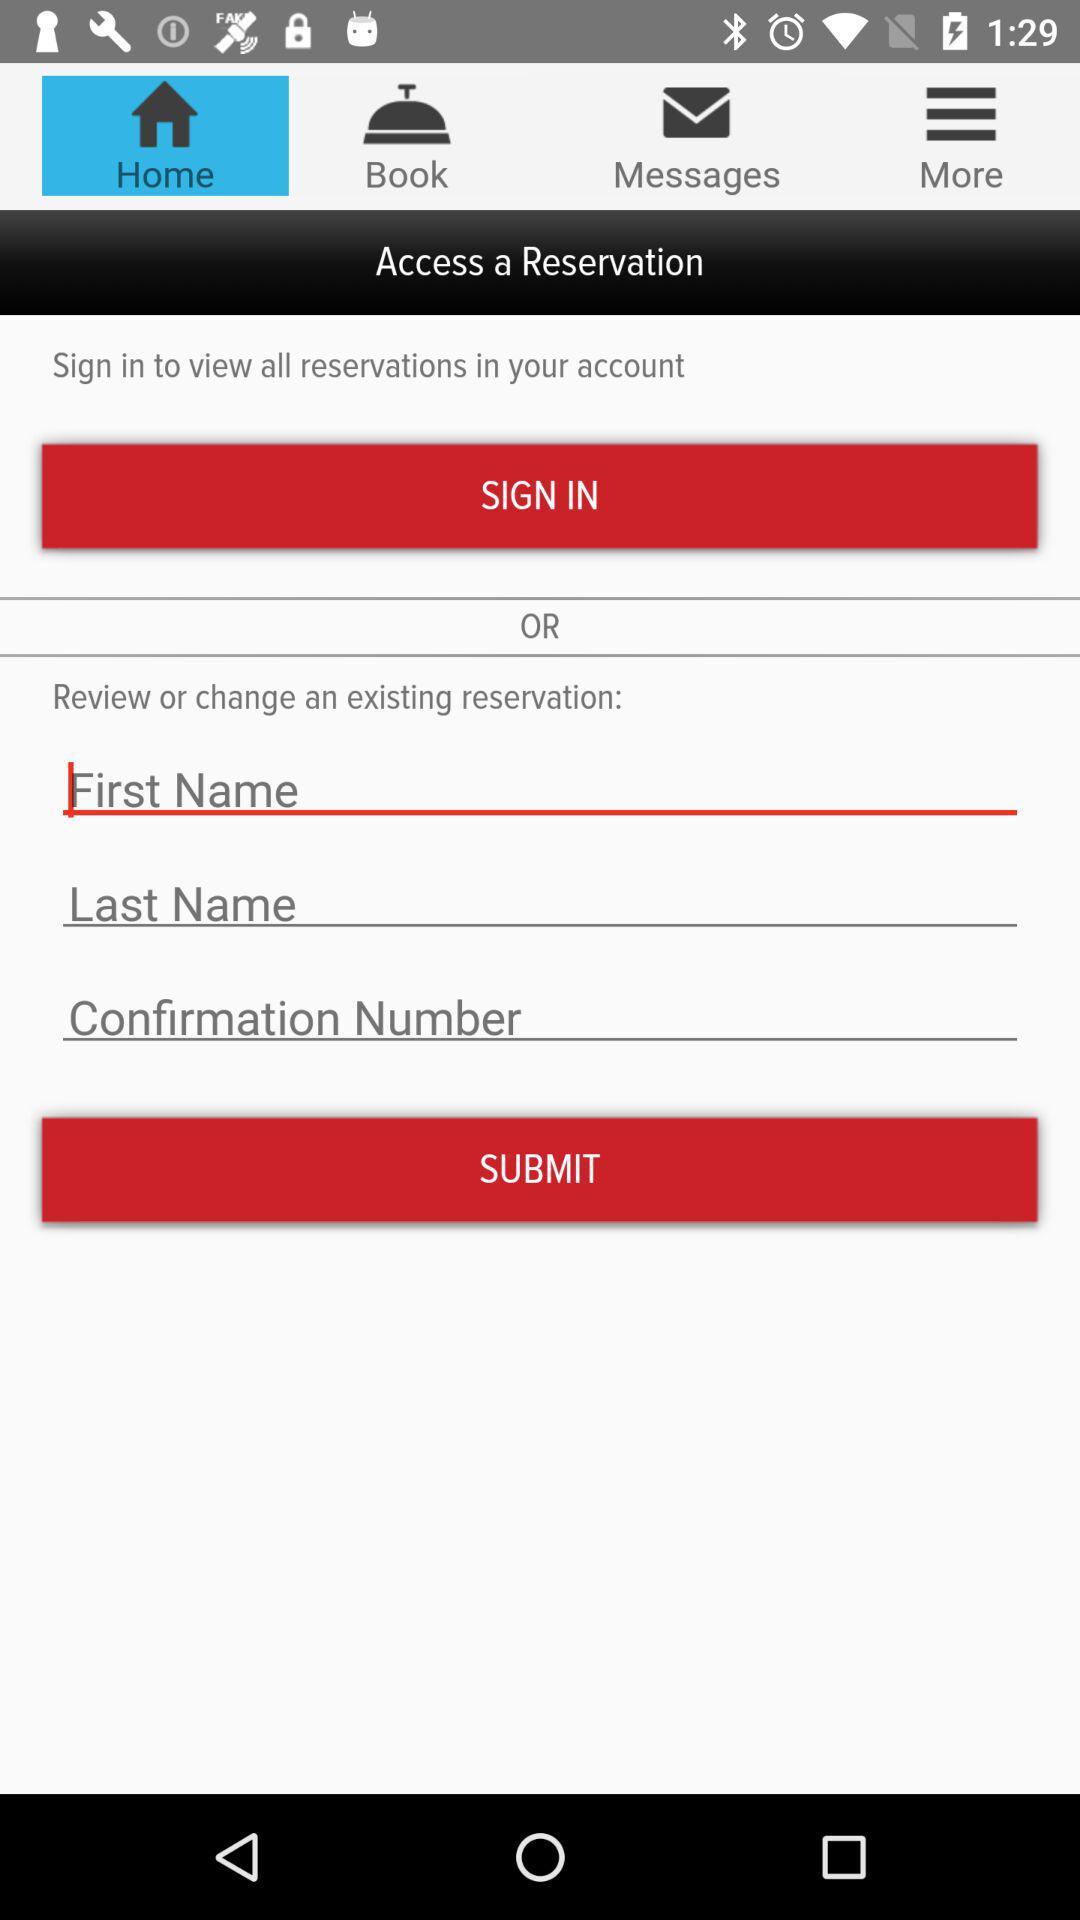 The width and height of the screenshot is (1080, 1920). I want to click on the item next to the book icon, so click(164, 134).